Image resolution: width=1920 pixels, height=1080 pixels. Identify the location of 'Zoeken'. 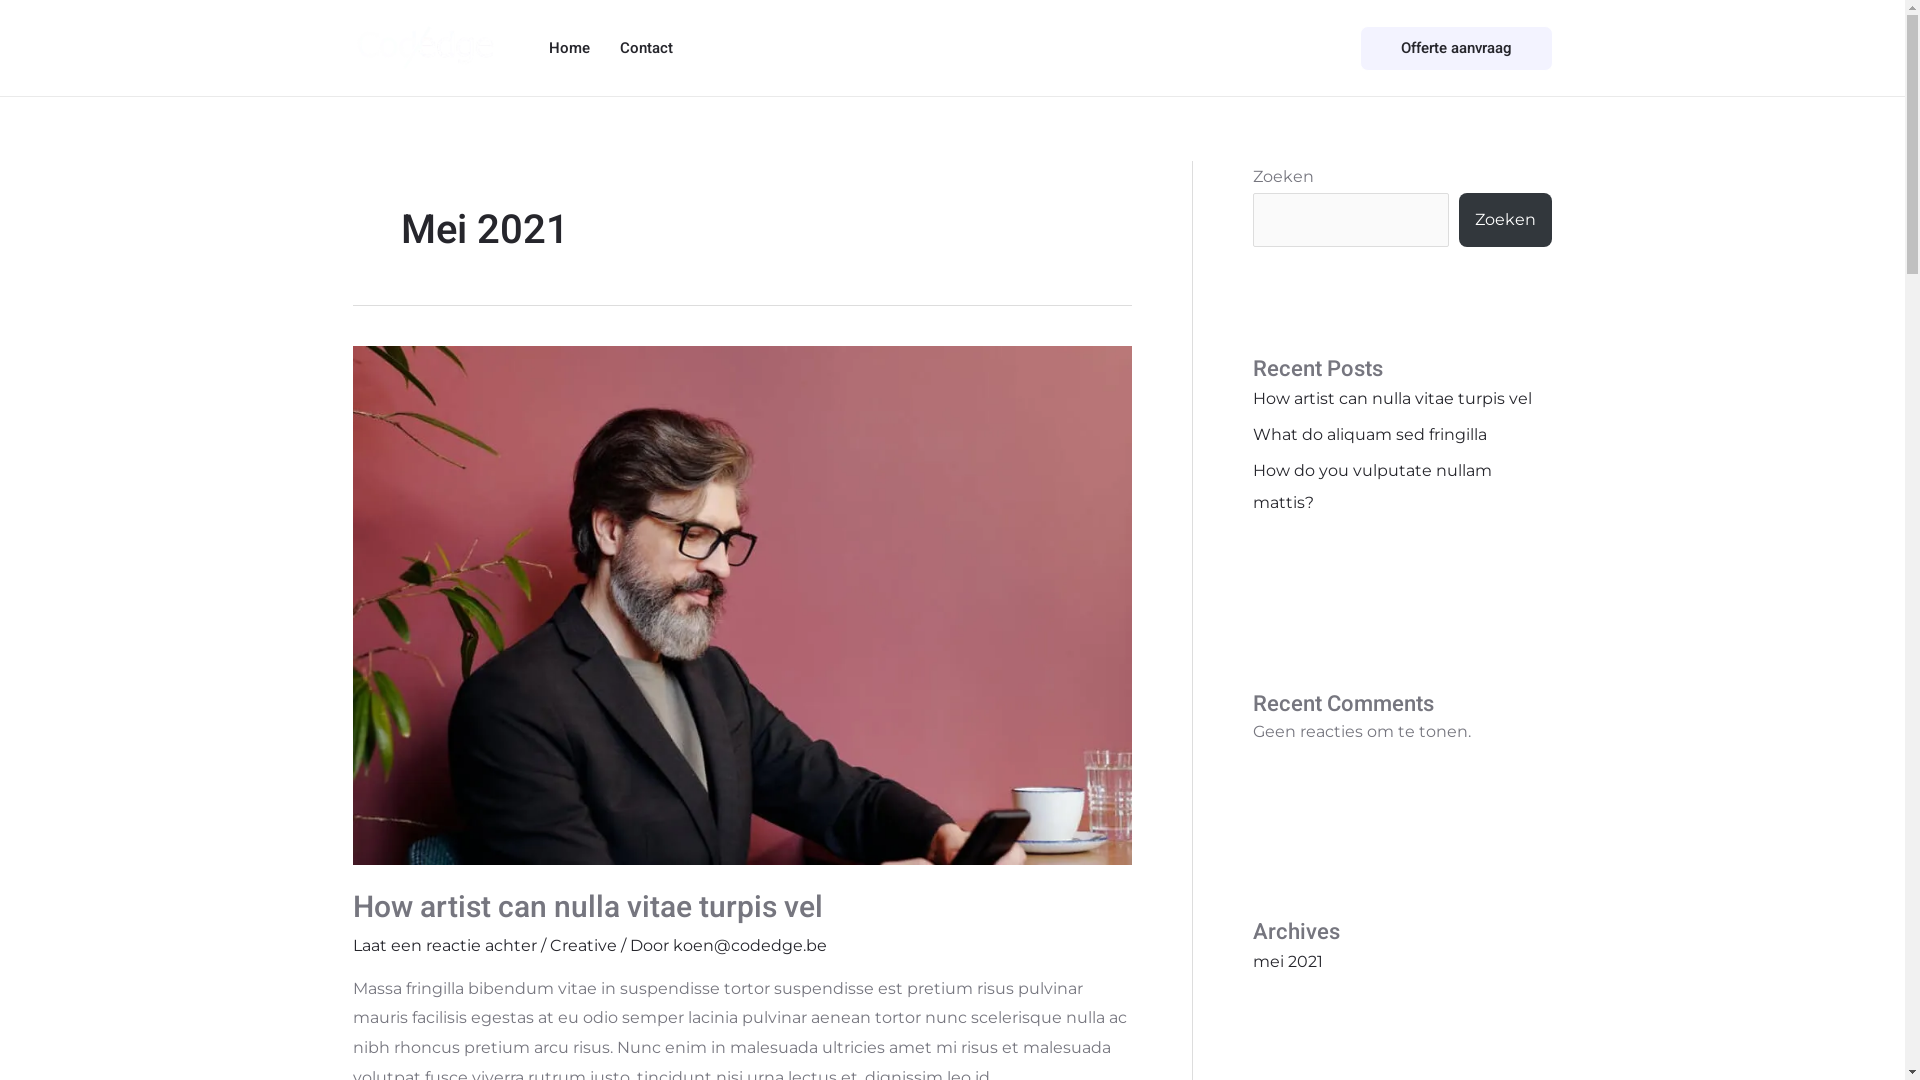
(1458, 219).